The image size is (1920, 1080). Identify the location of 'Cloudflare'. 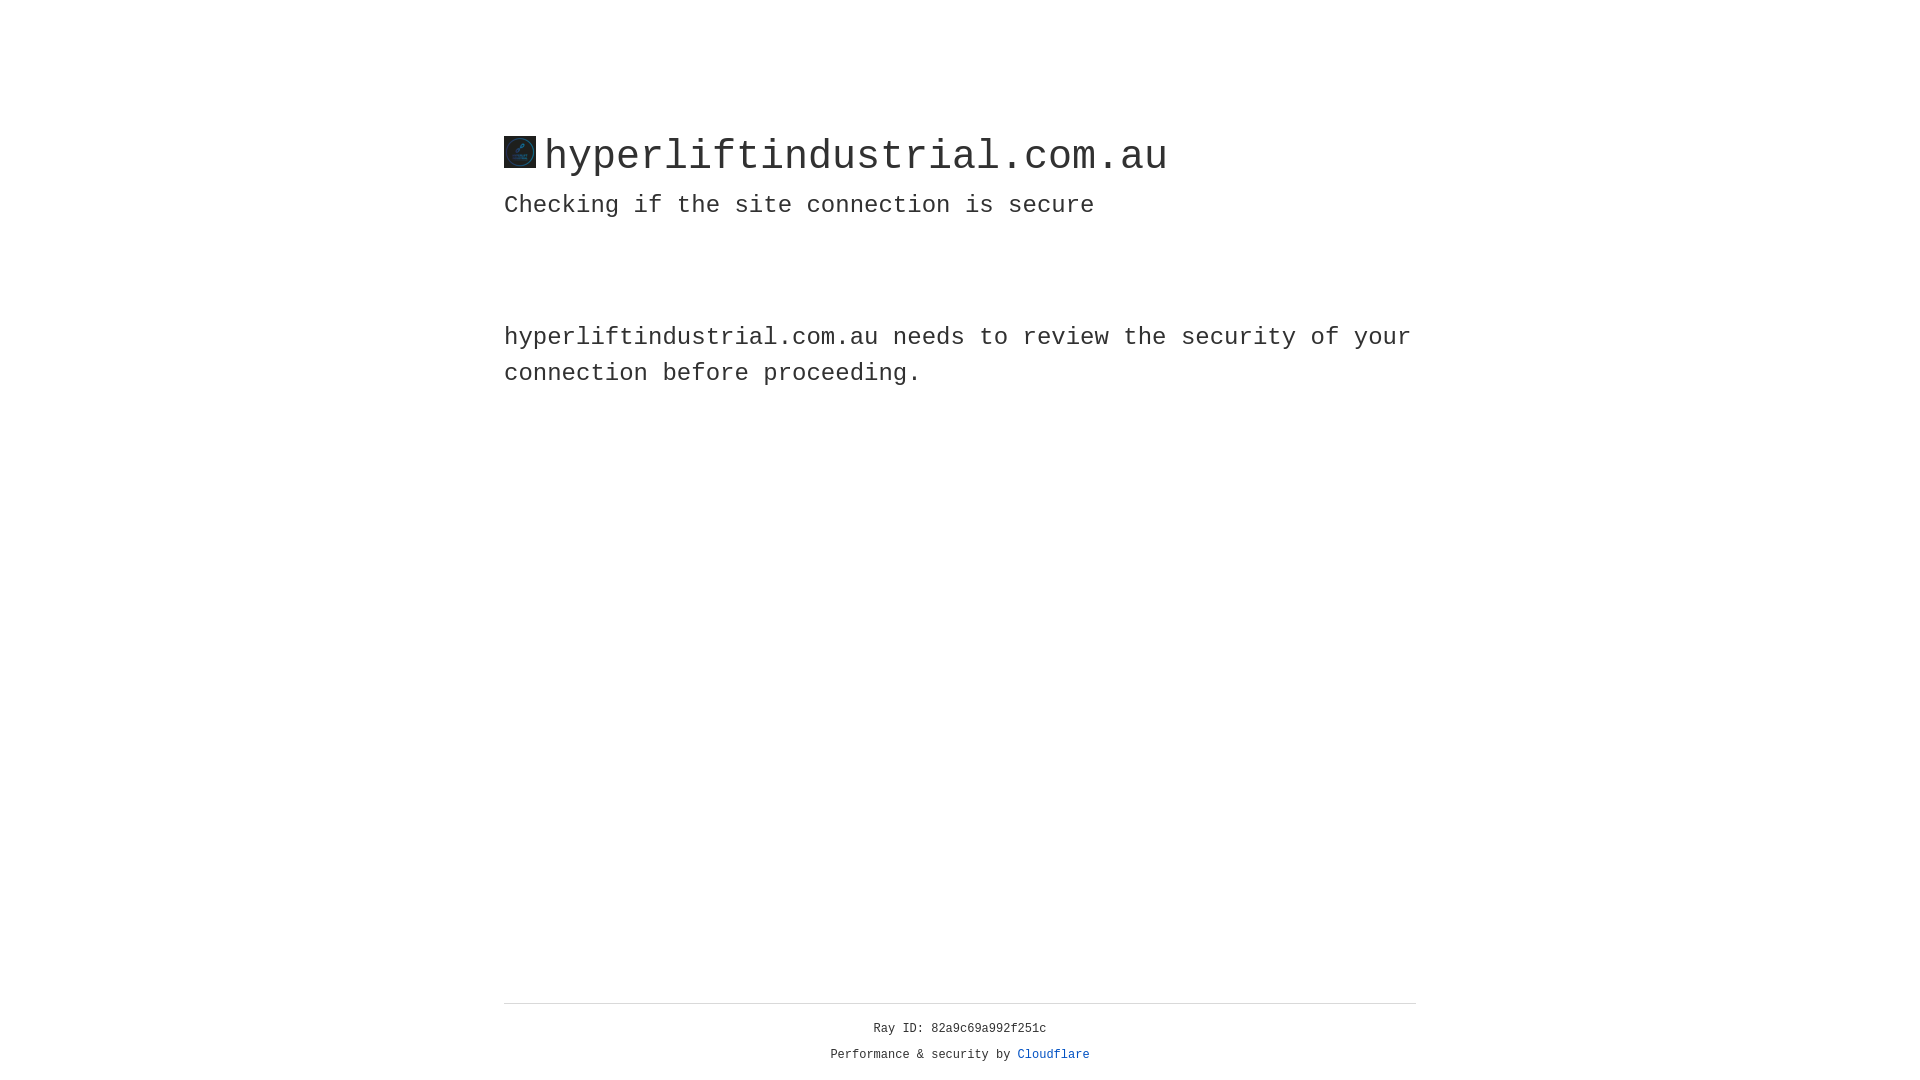
(1053, 1054).